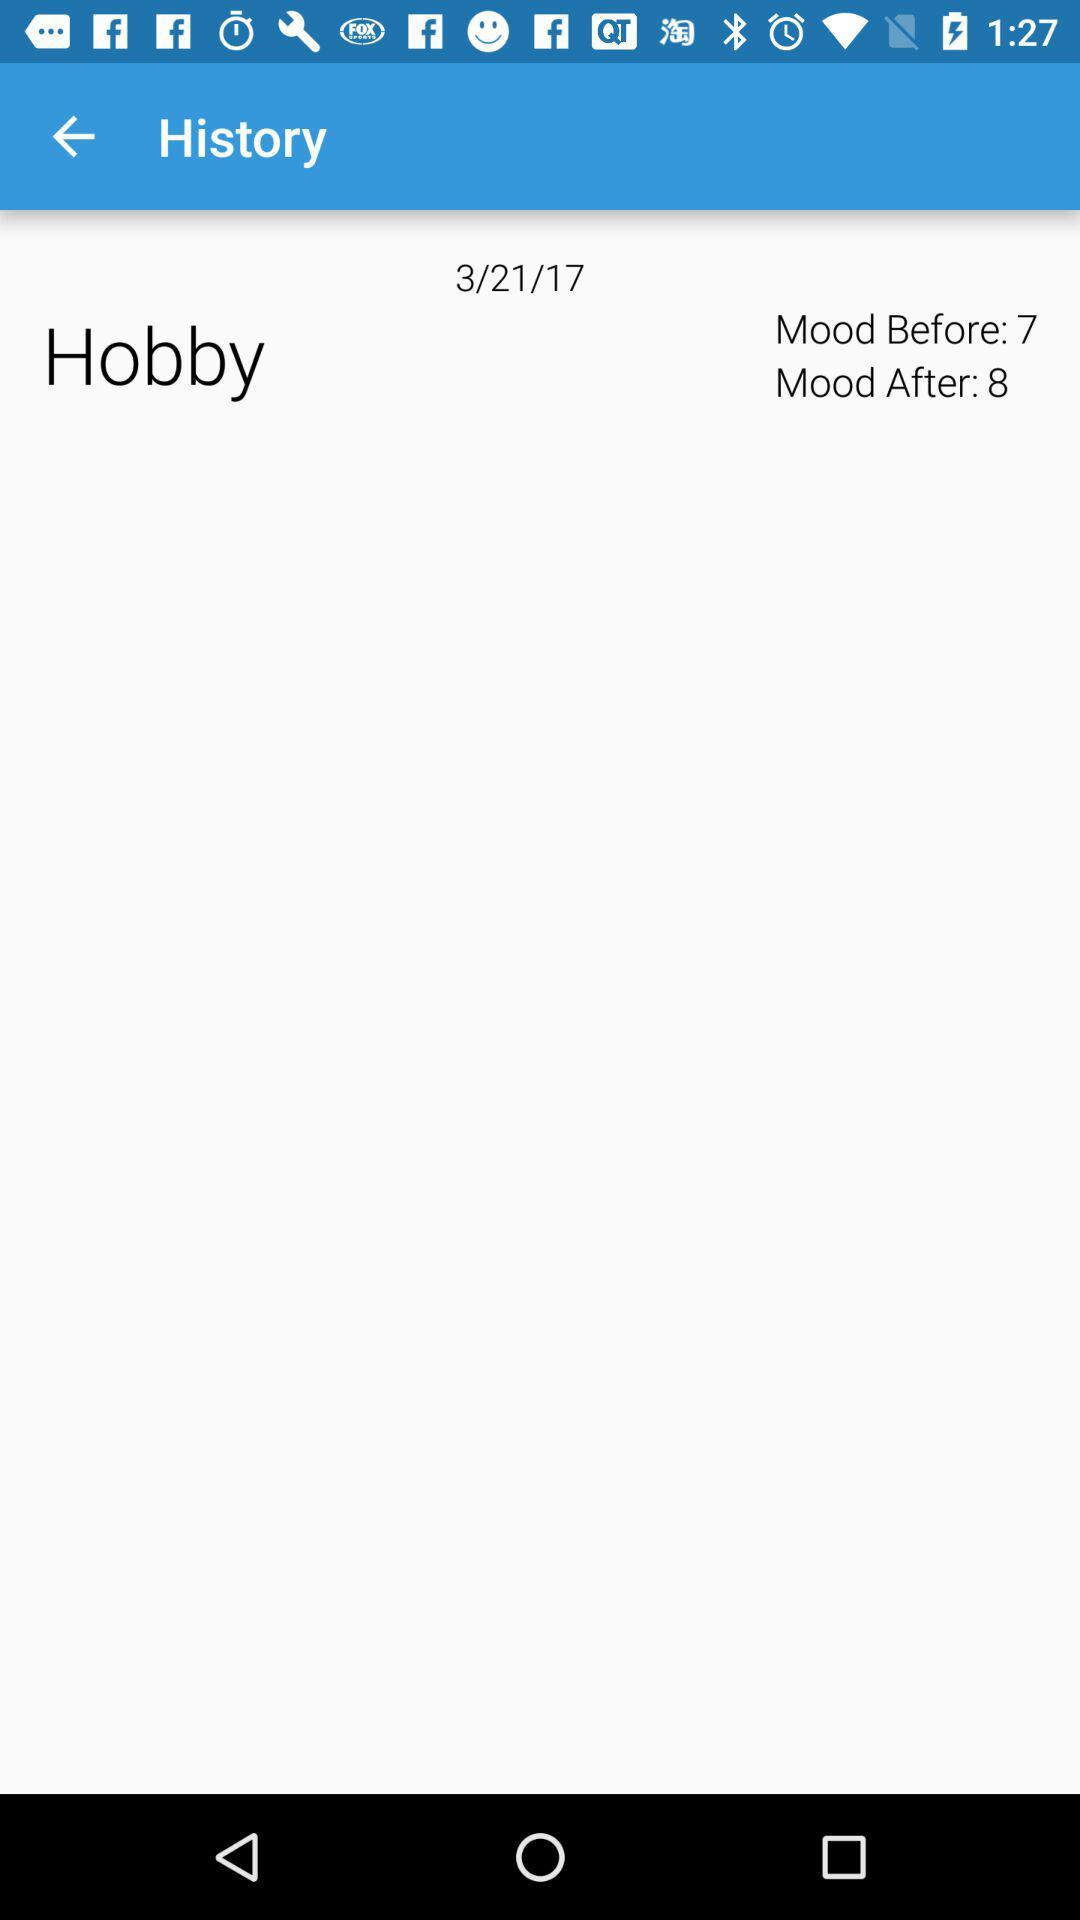 The width and height of the screenshot is (1080, 1920). I want to click on the icon next to mood before:, so click(401, 354).